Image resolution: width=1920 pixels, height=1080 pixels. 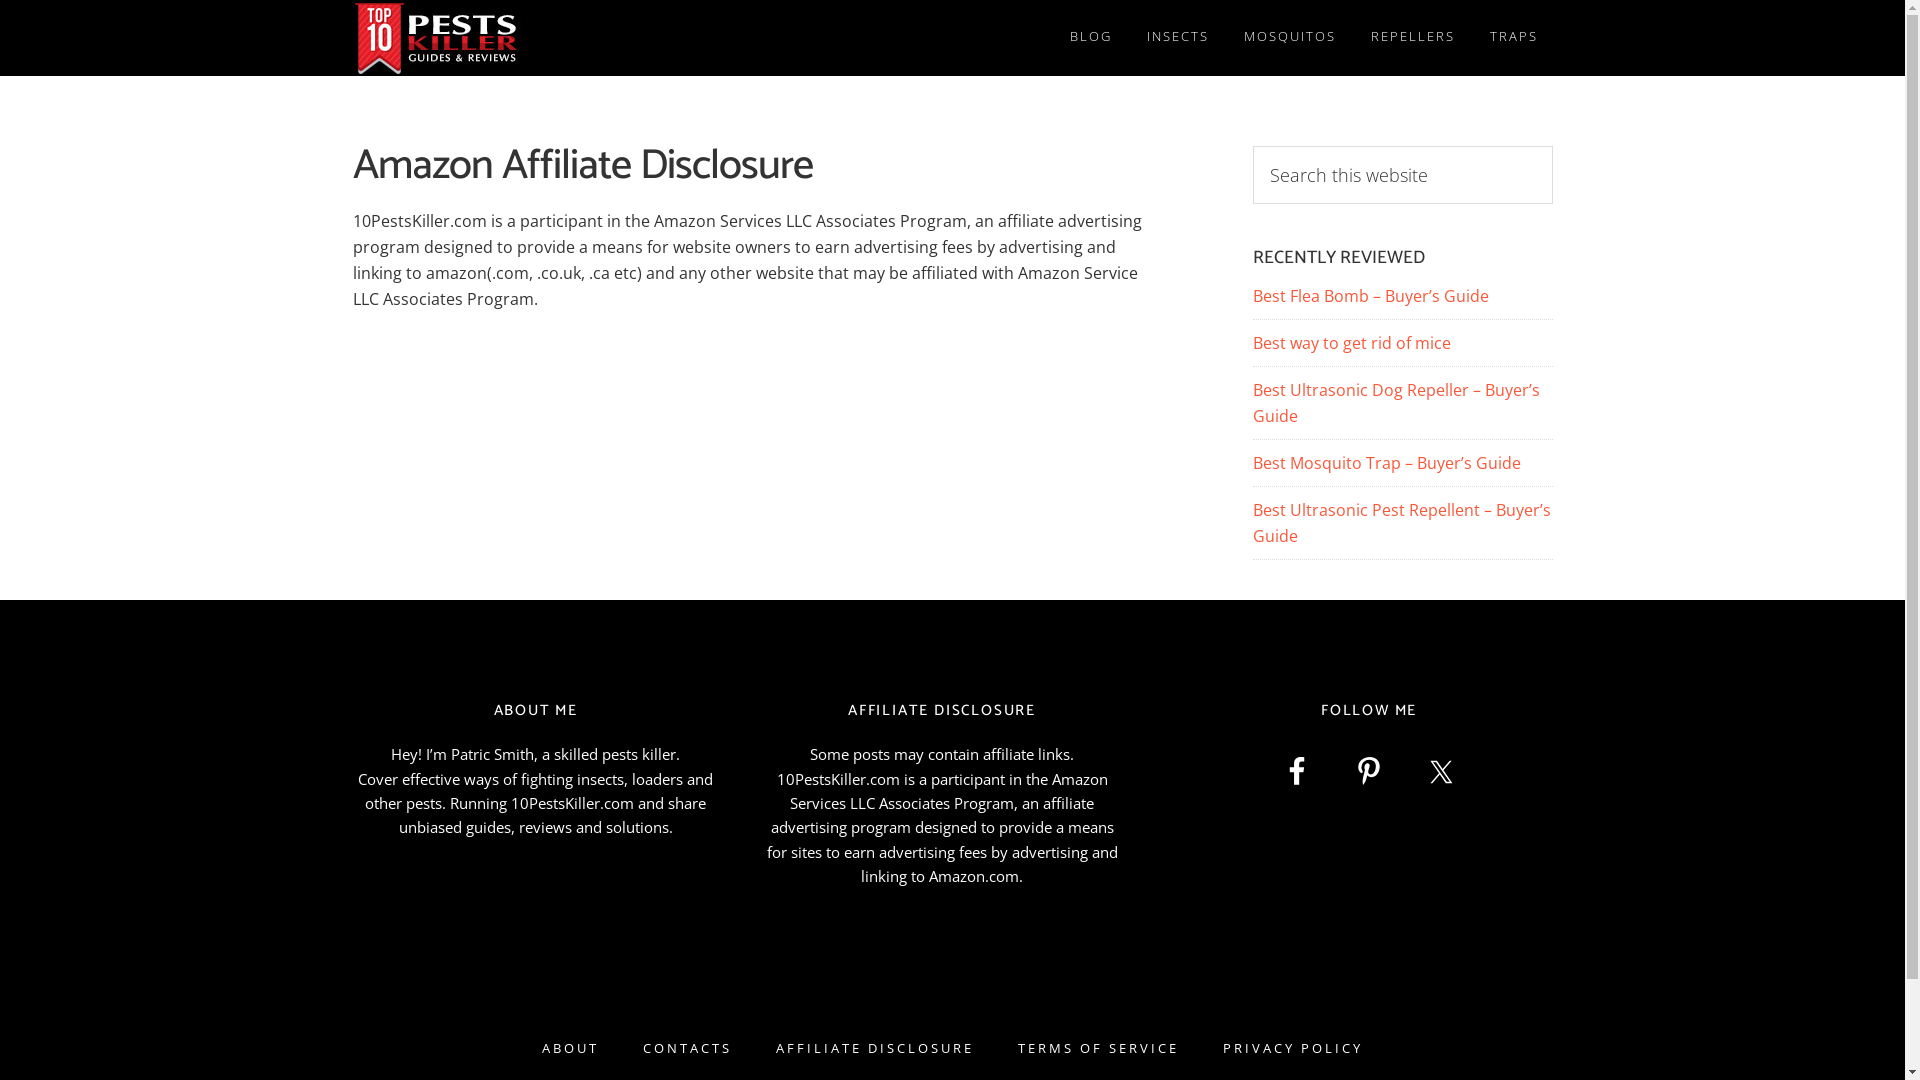 What do you see at coordinates (1350, 342) in the screenshot?
I see `'Best way to get rid of mice'` at bounding box center [1350, 342].